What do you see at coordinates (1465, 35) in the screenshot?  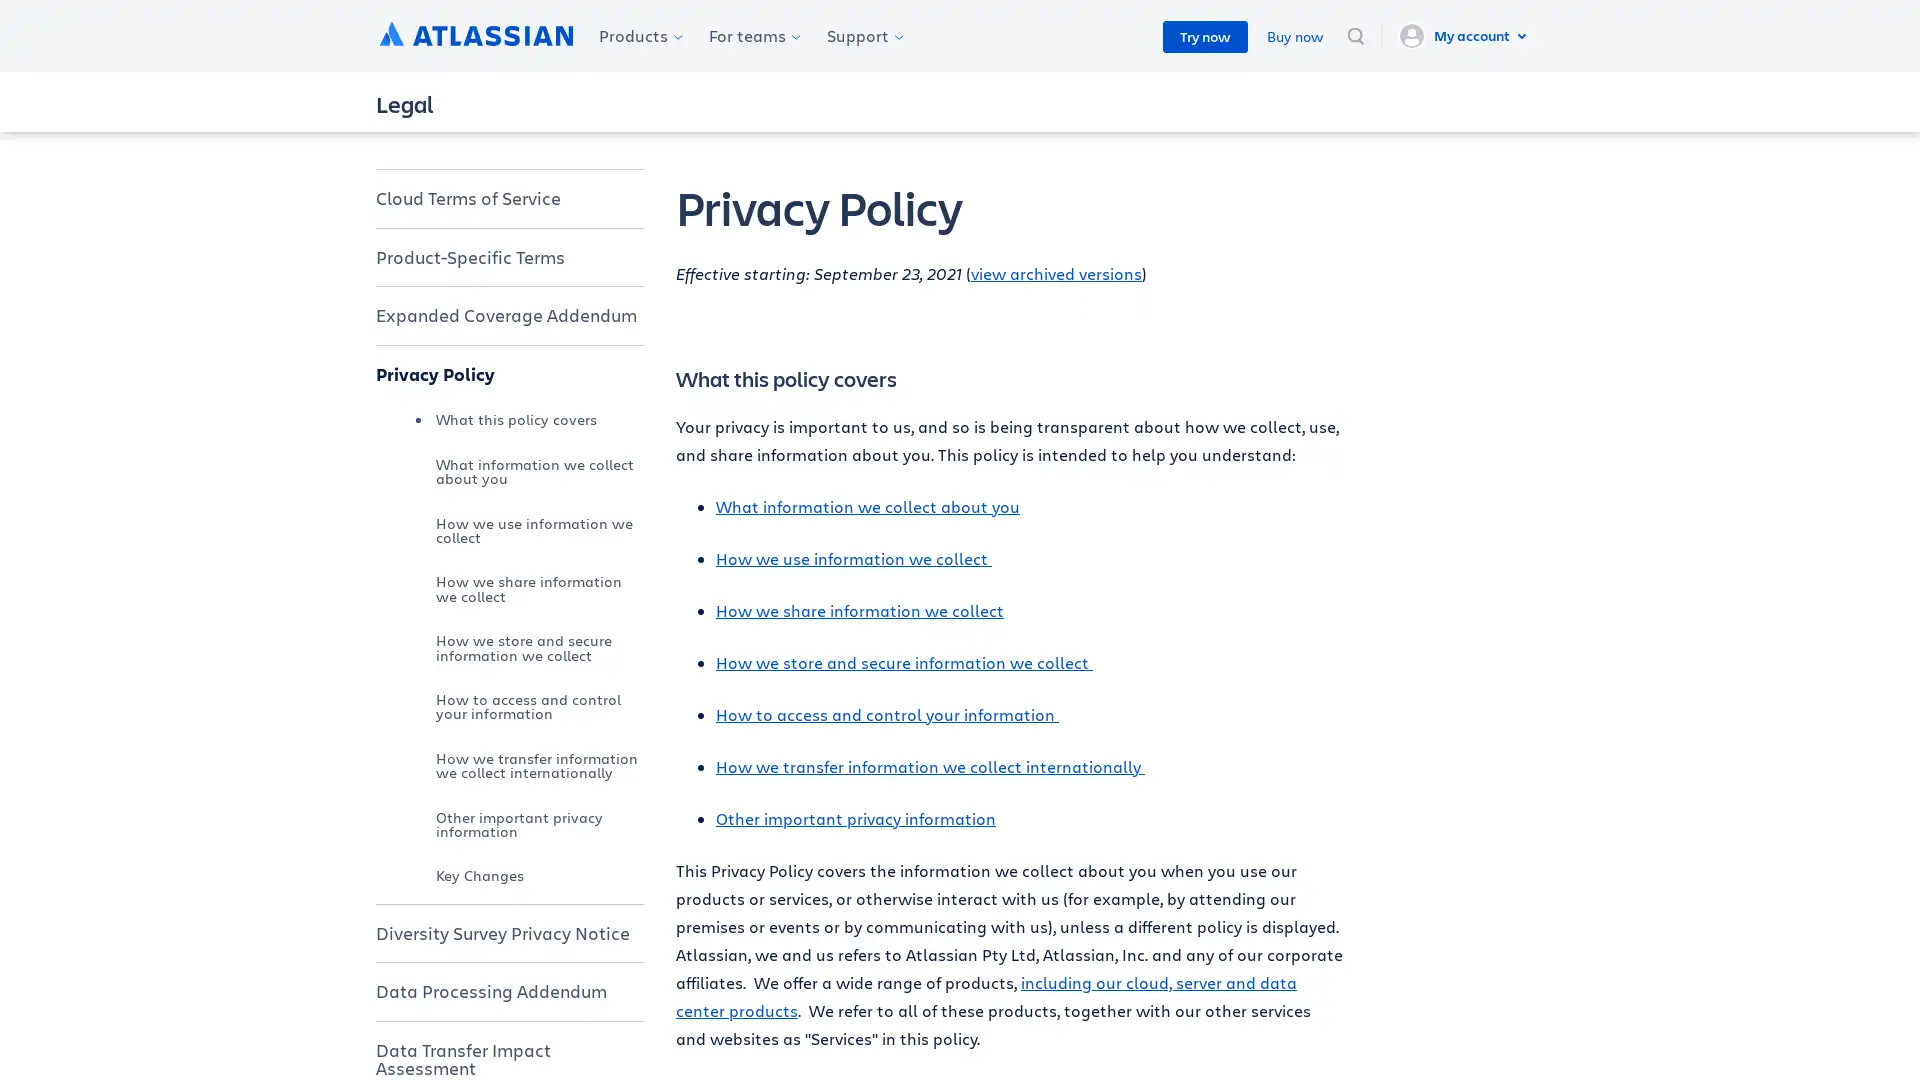 I see `My account open` at bounding box center [1465, 35].